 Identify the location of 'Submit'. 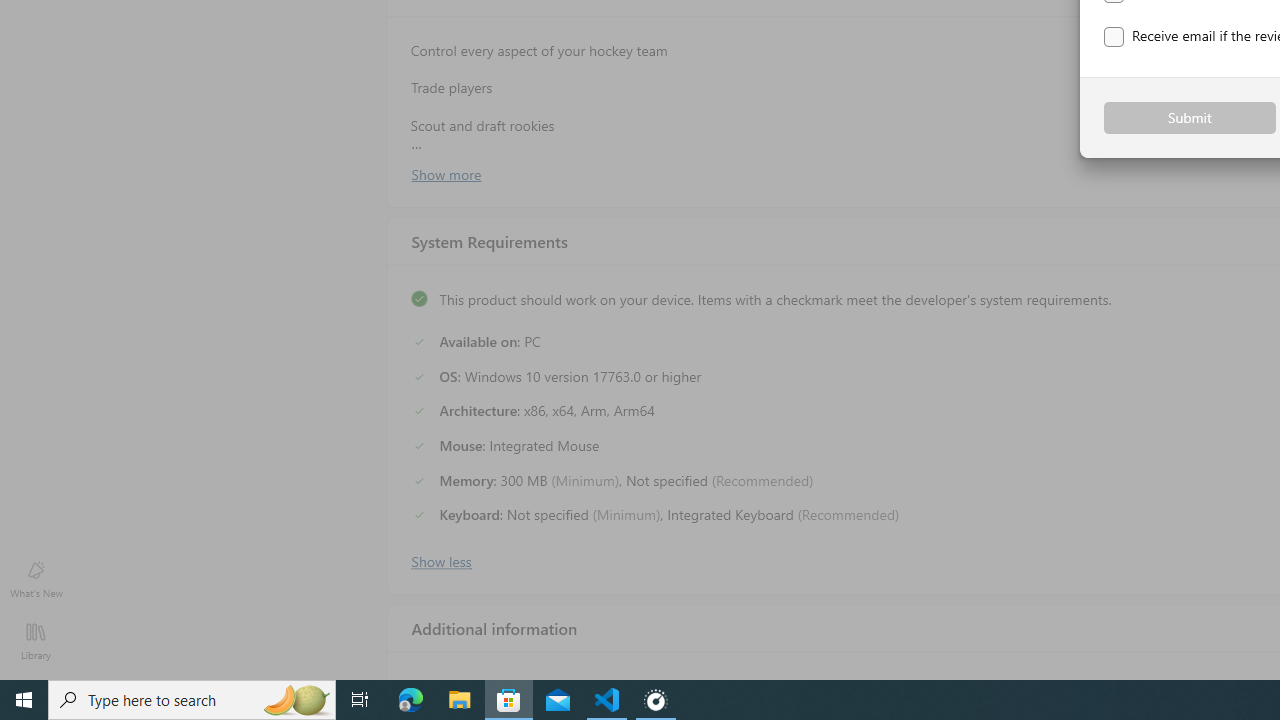
(1189, 118).